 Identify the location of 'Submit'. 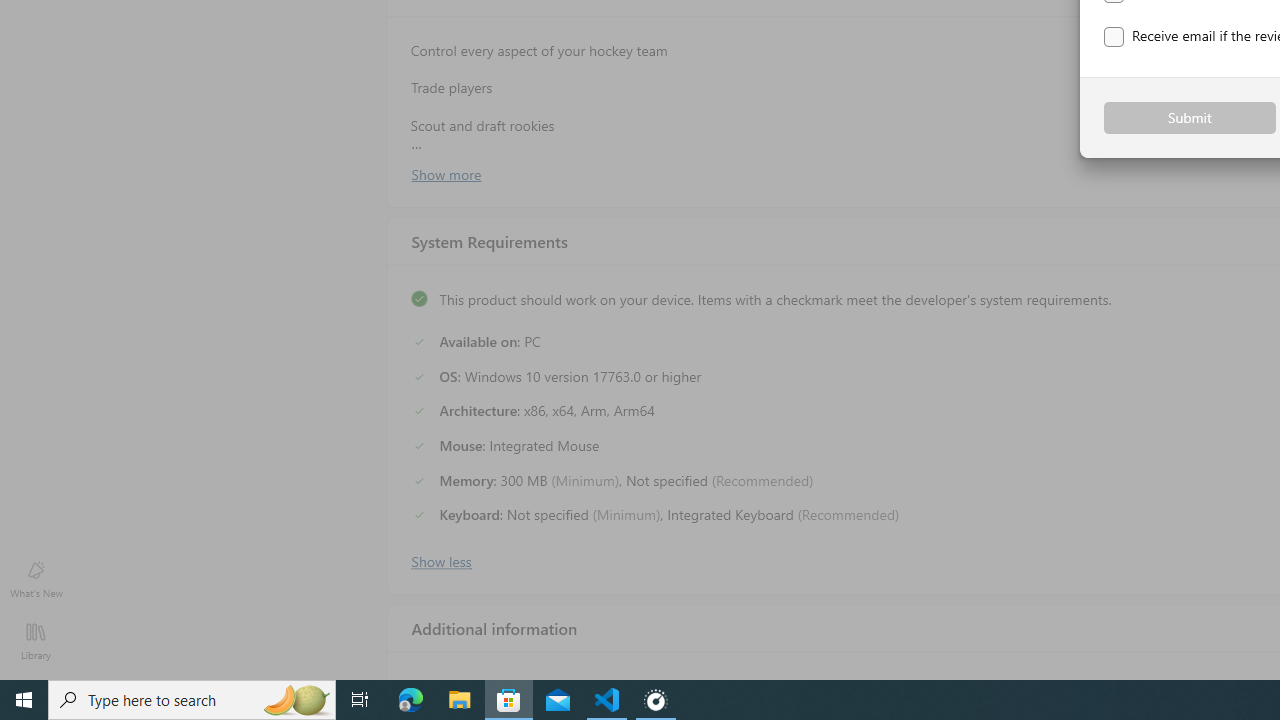
(1189, 118).